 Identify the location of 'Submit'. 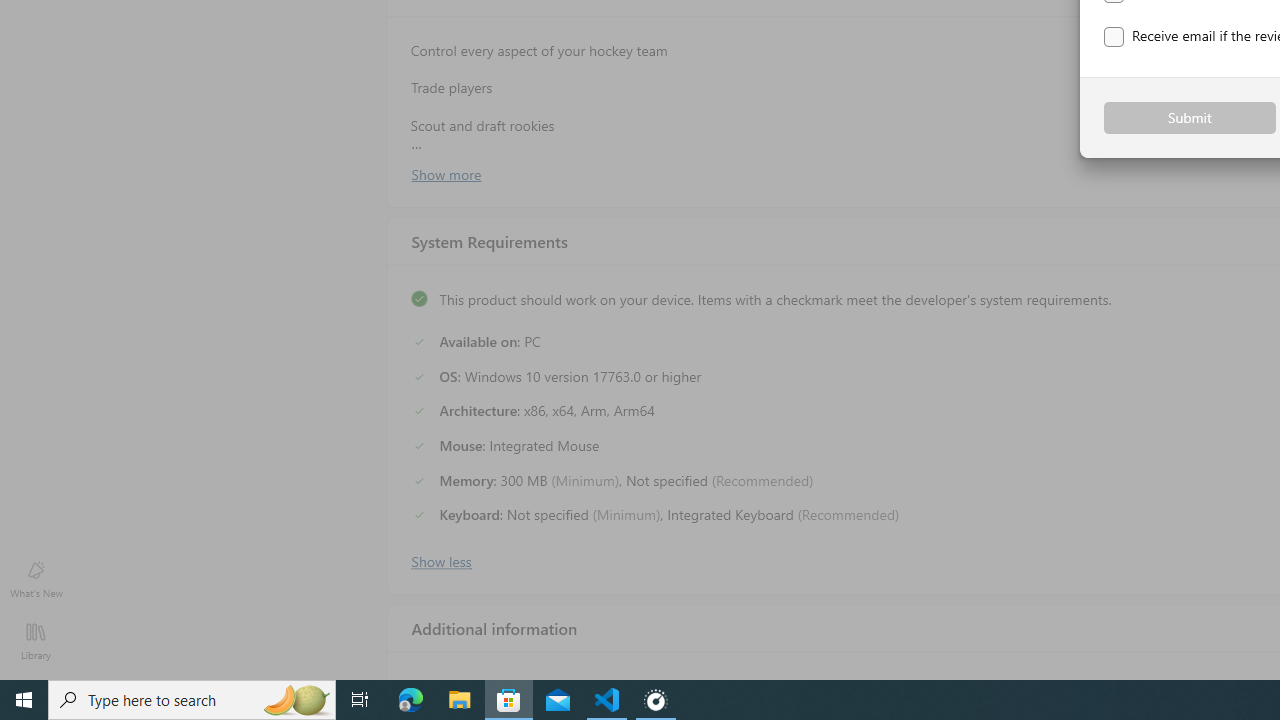
(1189, 118).